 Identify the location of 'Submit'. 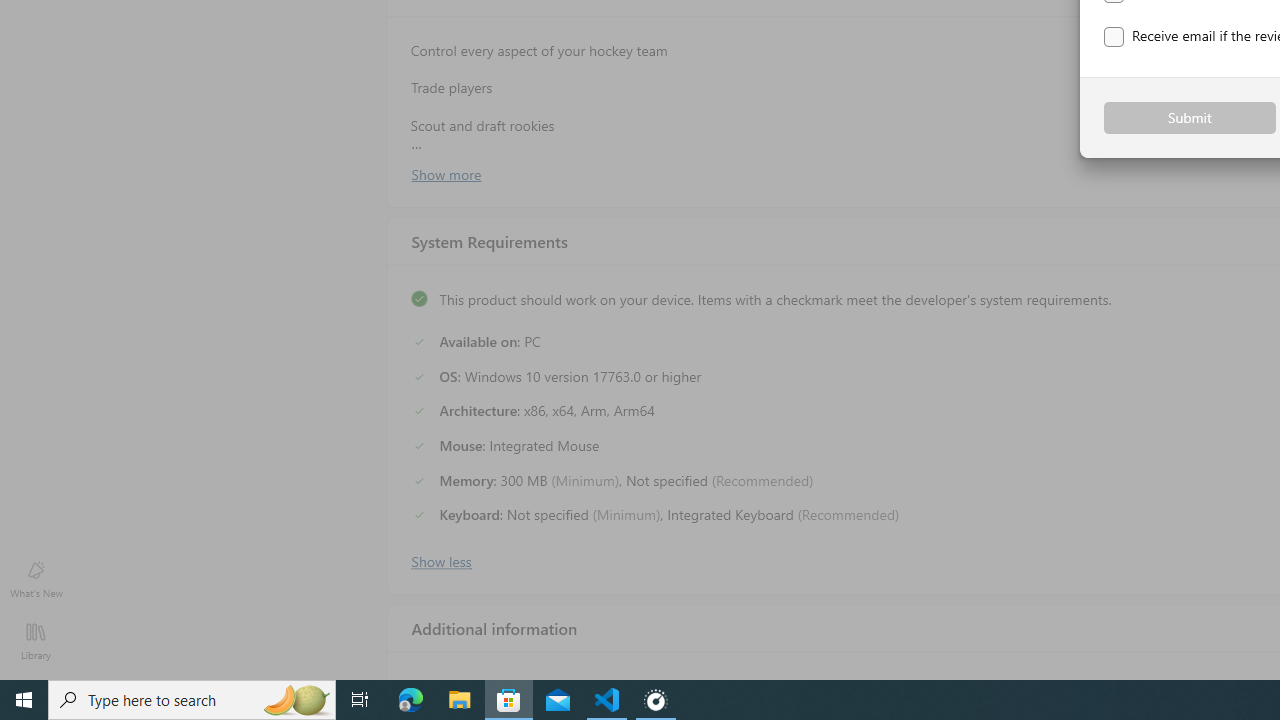
(1189, 118).